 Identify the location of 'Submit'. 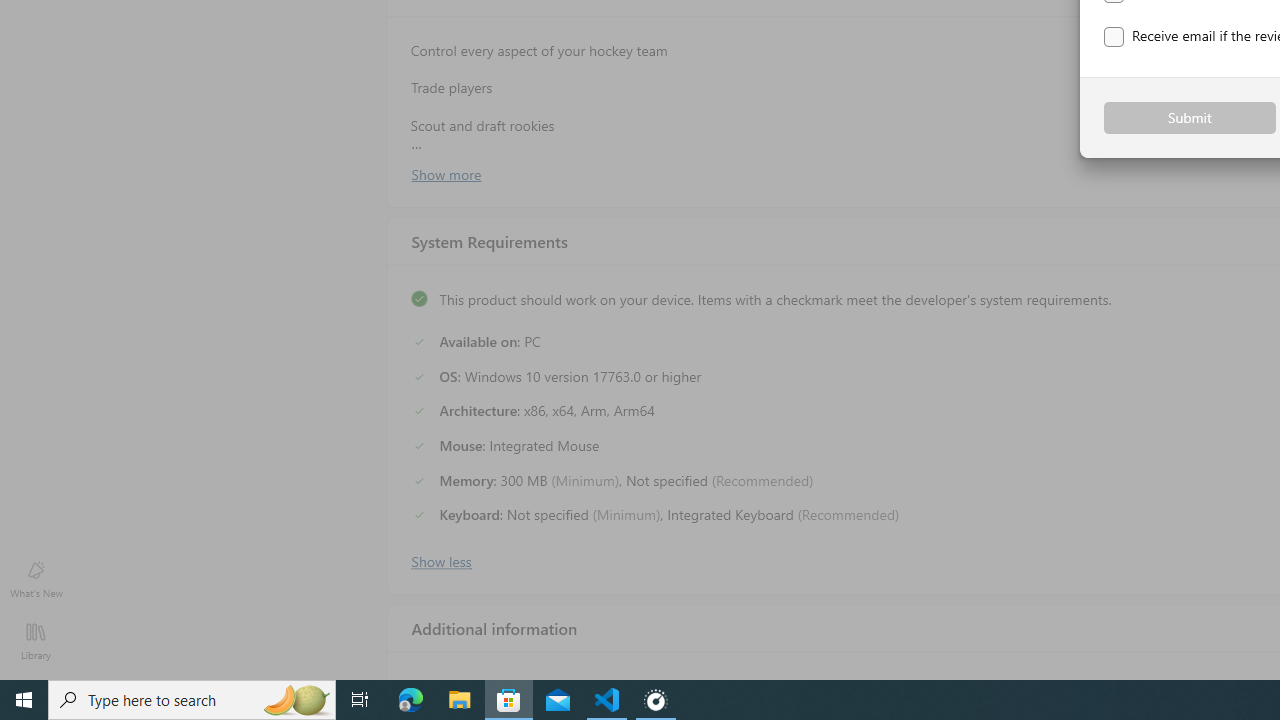
(1189, 118).